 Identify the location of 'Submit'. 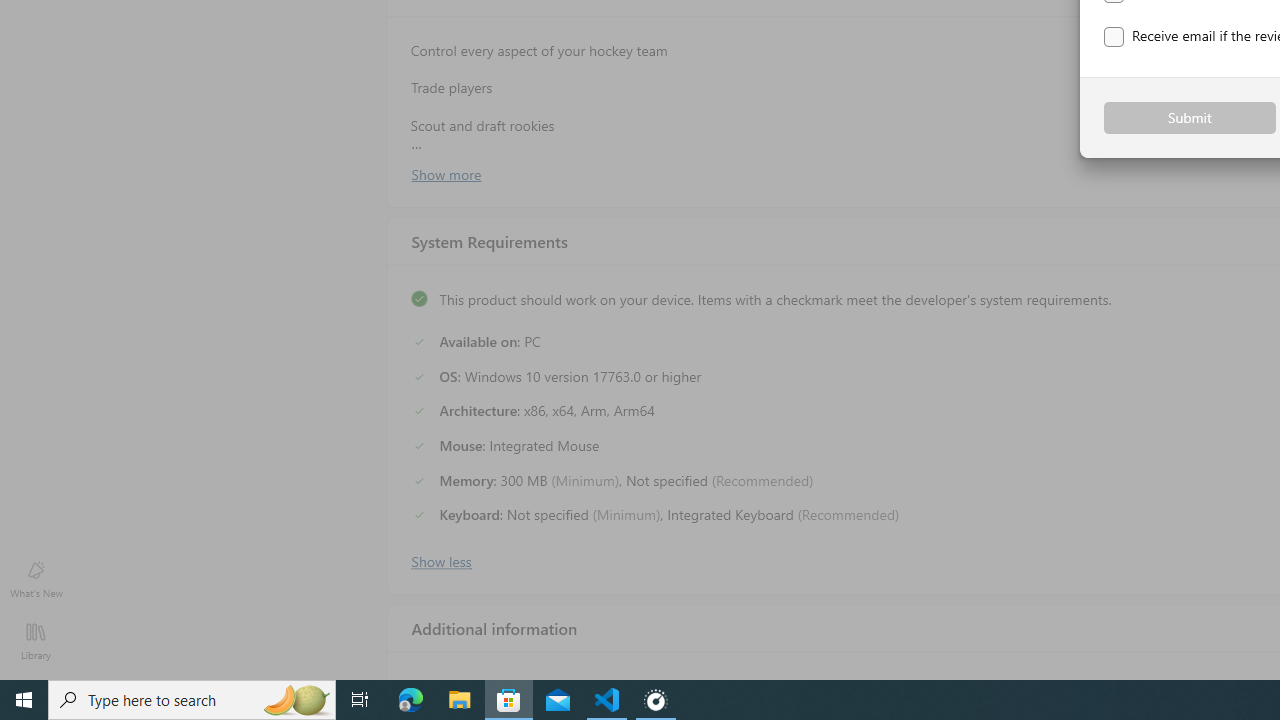
(1189, 118).